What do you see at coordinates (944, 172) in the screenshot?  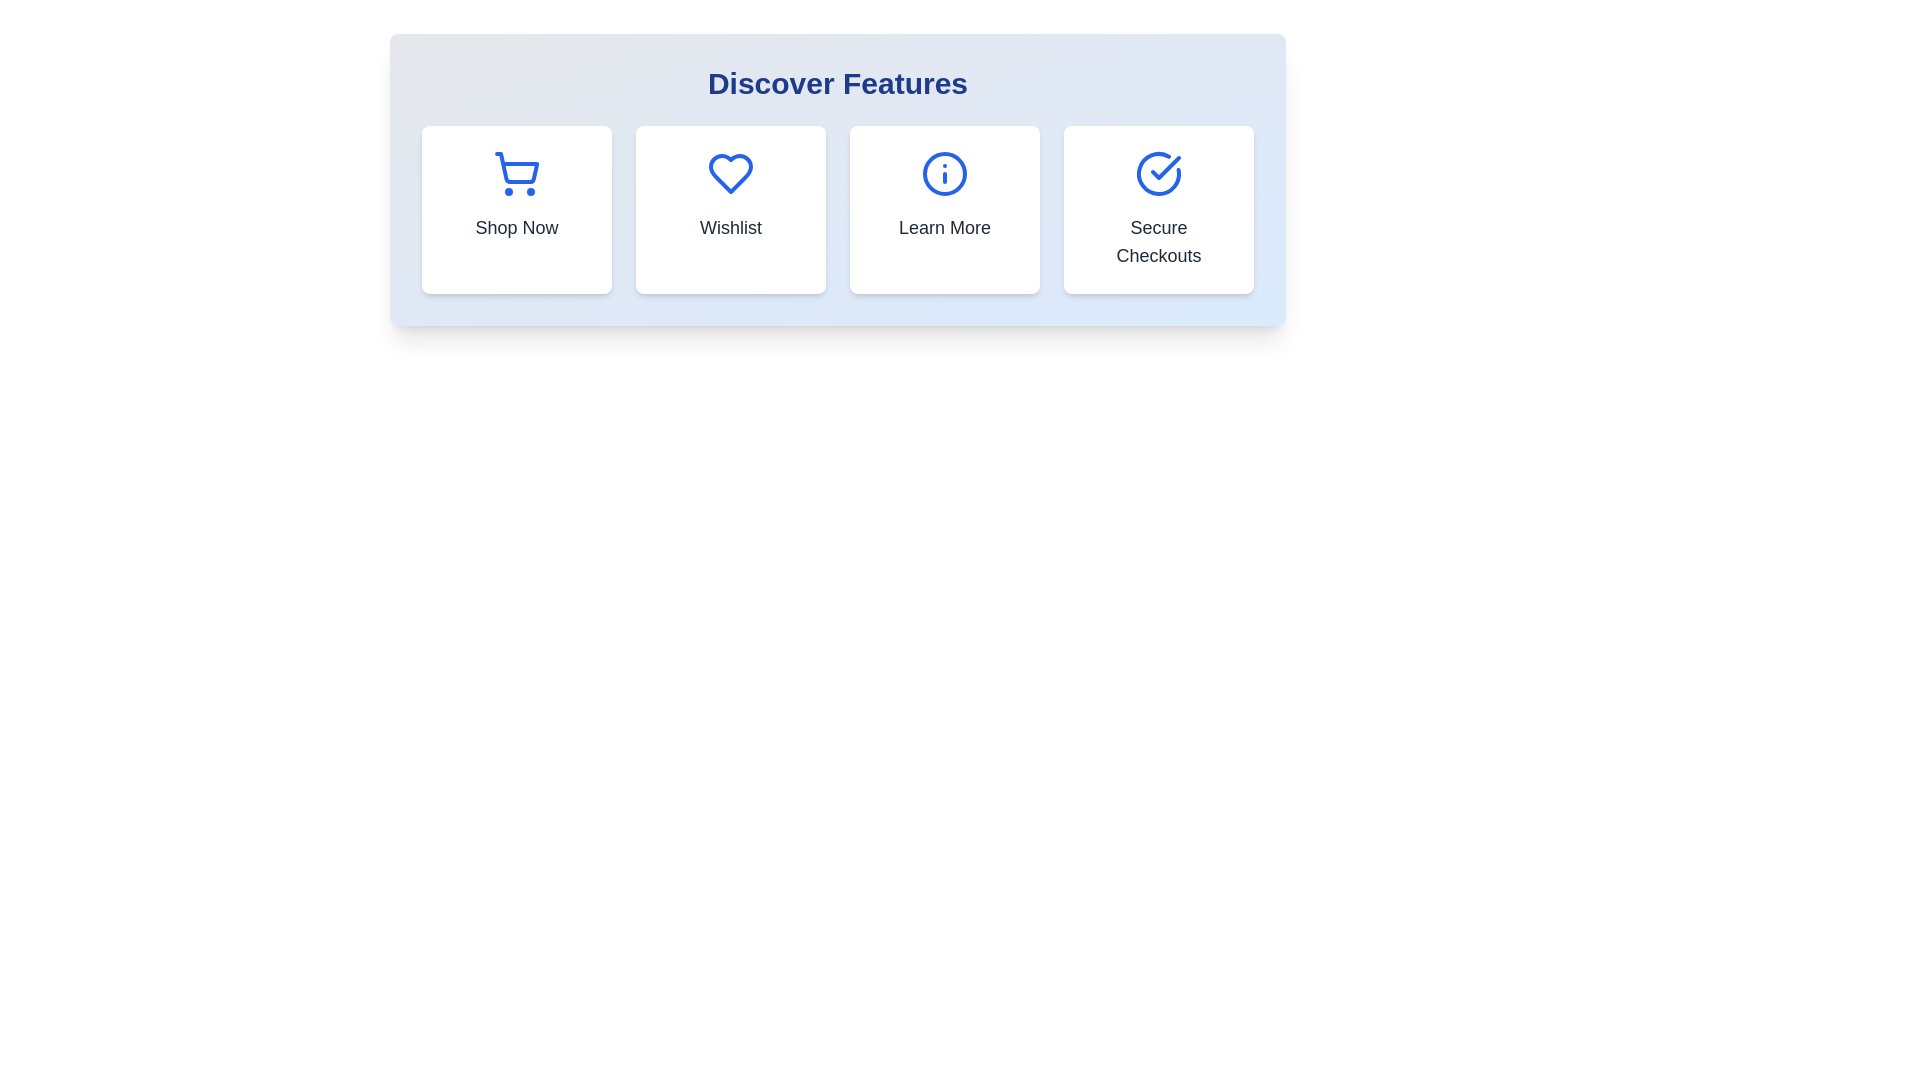 I see `the outer circular boundary of the info icon, which is part of the 'Learn More' button located under the 'Discover Features' heading` at bounding box center [944, 172].